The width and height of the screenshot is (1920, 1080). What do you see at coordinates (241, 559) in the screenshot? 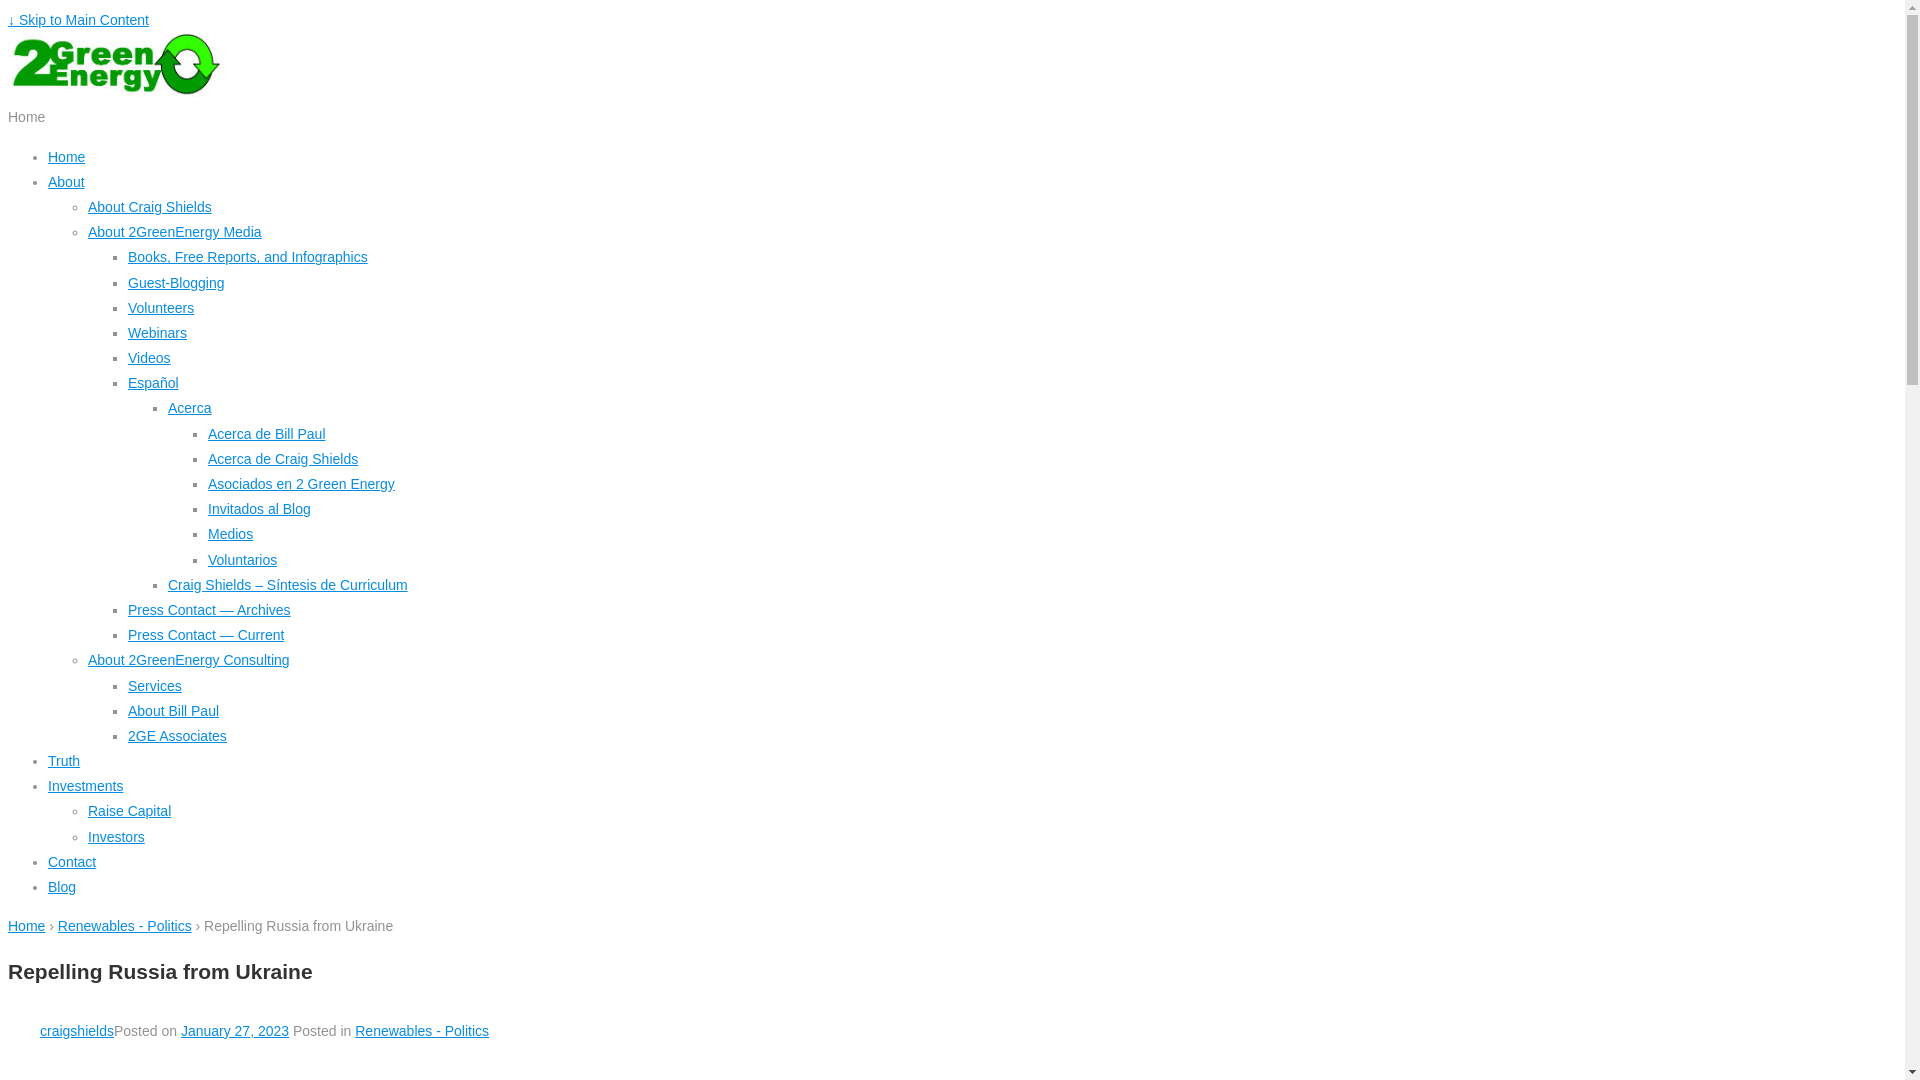
I see `'Voluntarios'` at bounding box center [241, 559].